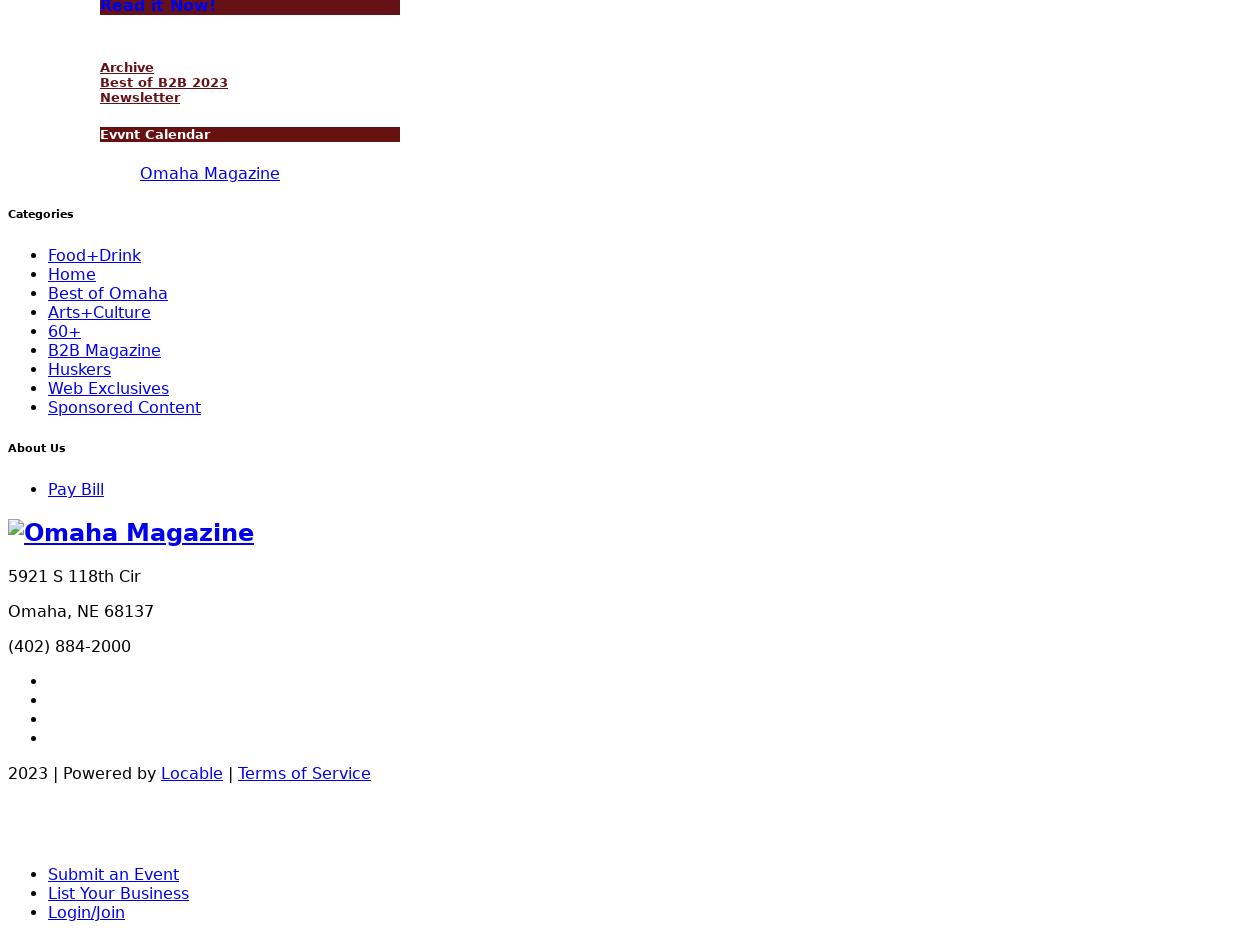 The width and height of the screenshot is (1254, 938). I want to click on 'Sponsored Content', so click(123, 407).